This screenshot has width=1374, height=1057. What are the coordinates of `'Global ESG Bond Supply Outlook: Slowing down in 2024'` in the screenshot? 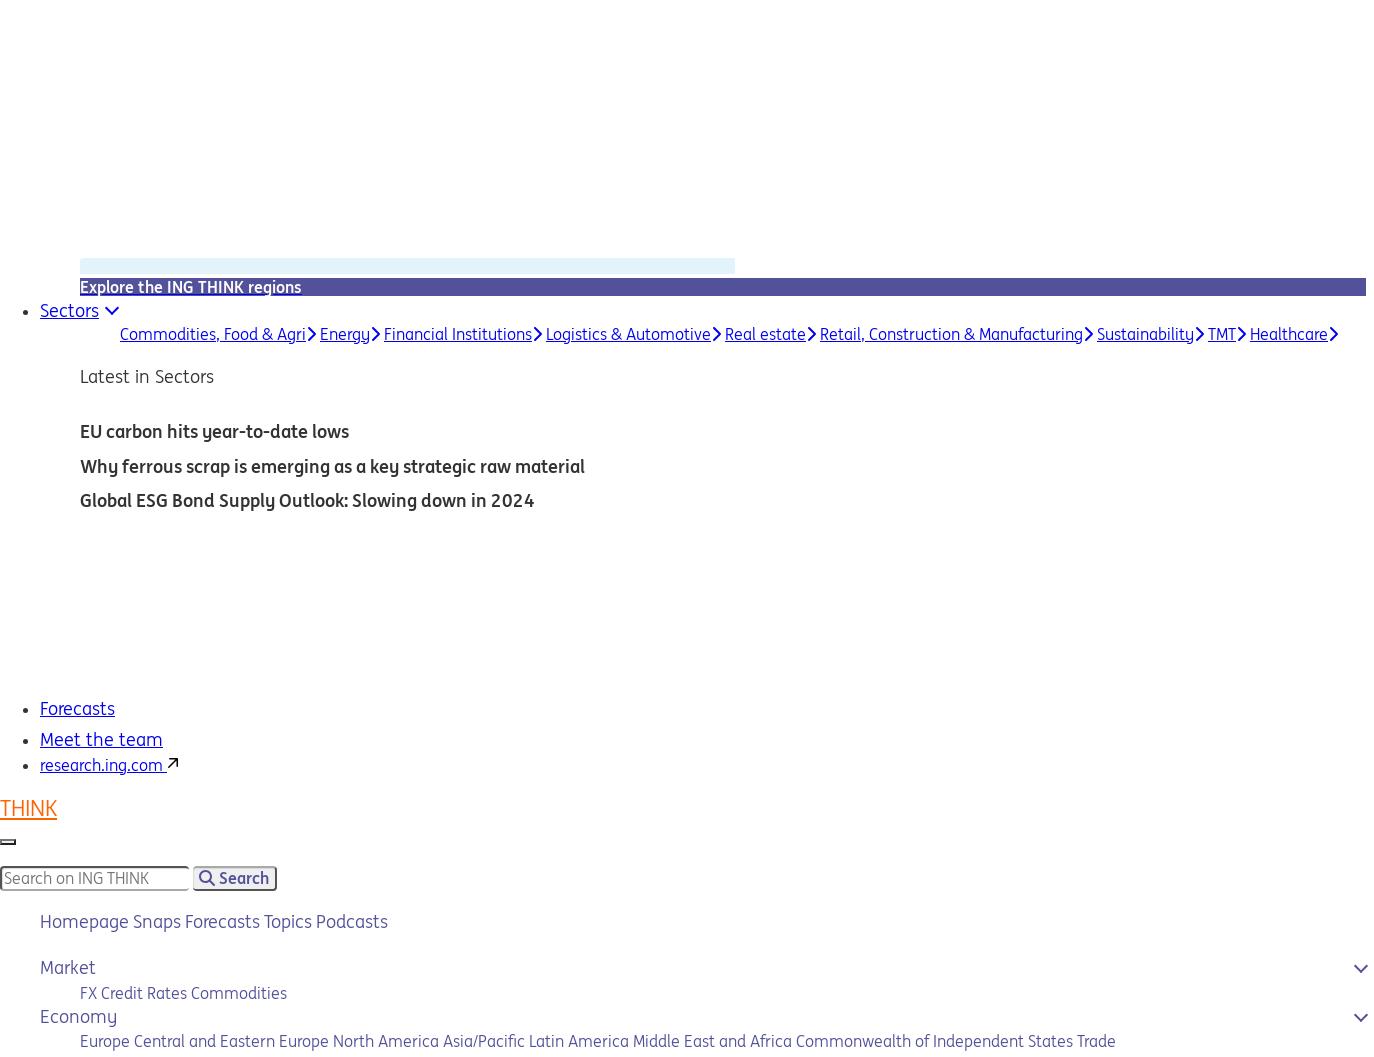 It's located at (78, 500).